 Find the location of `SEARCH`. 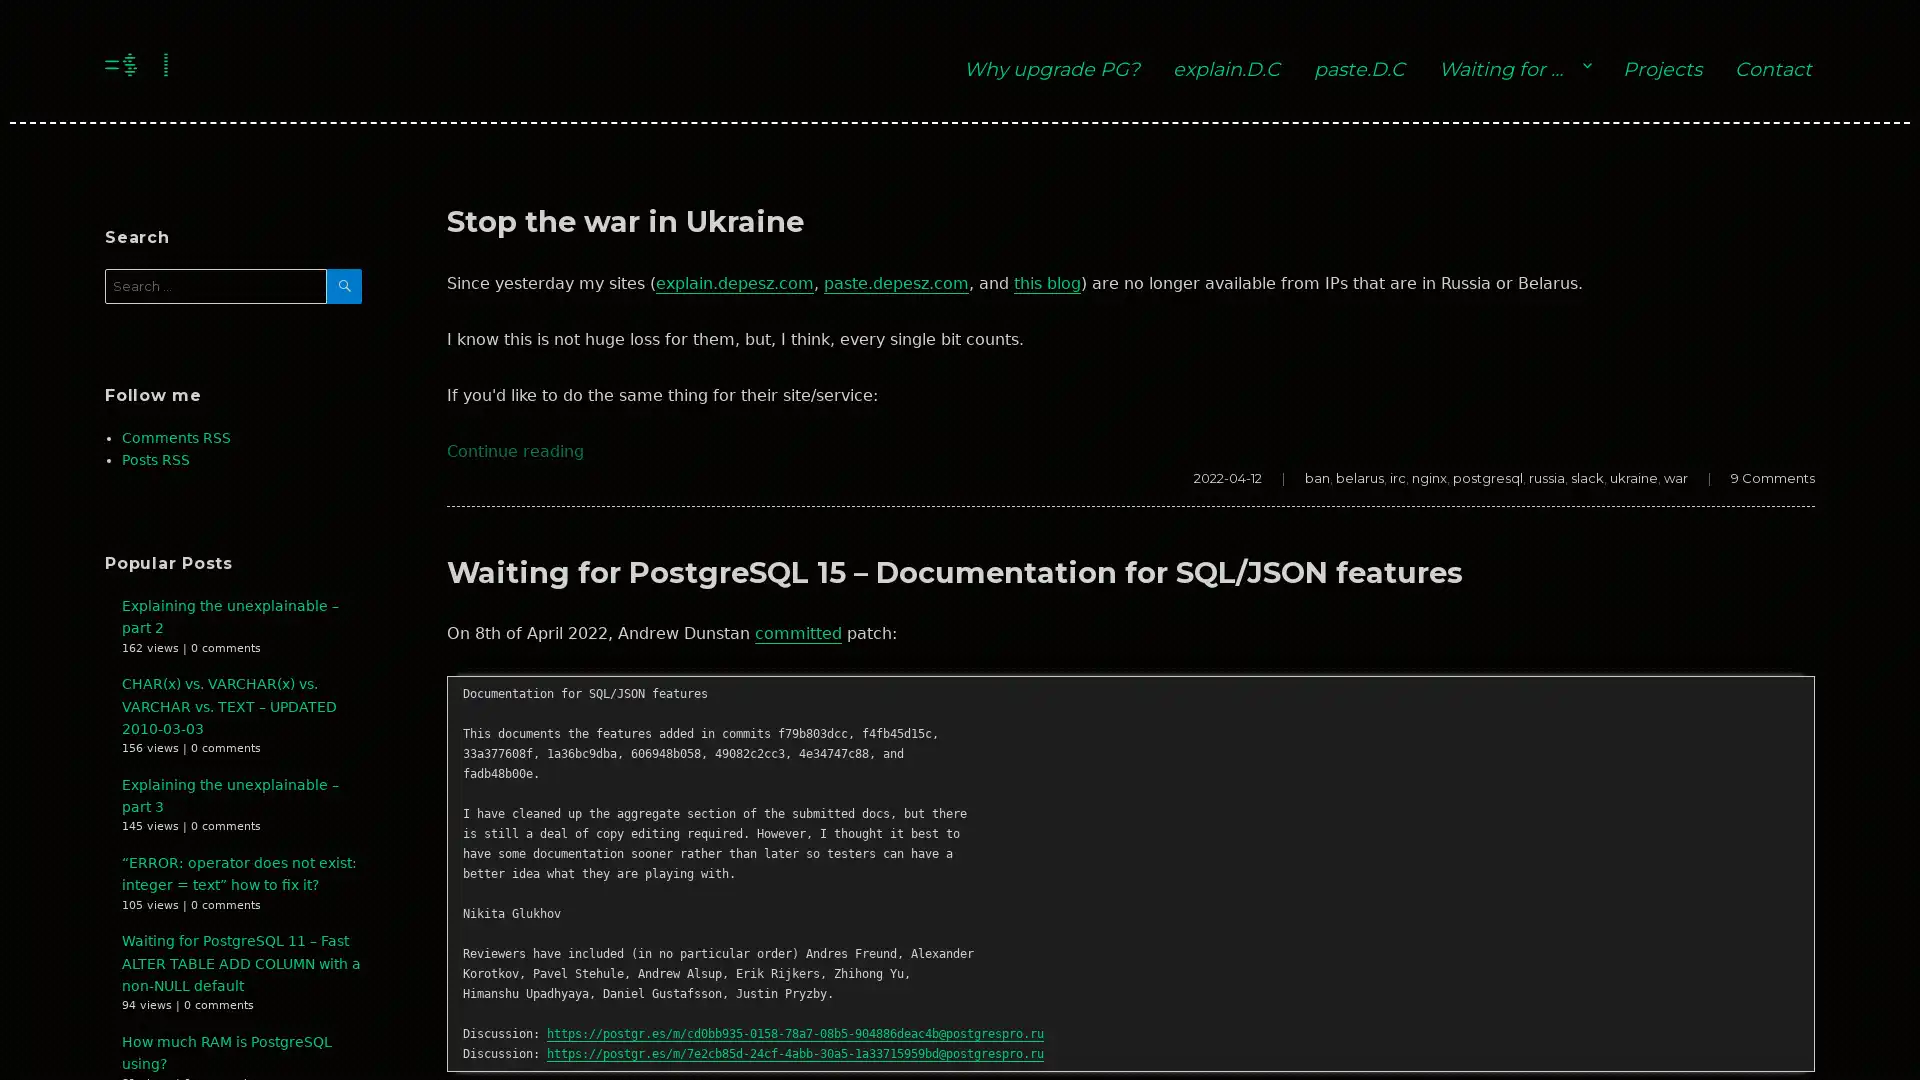

SEARCH is located at coordinates (343, 285).